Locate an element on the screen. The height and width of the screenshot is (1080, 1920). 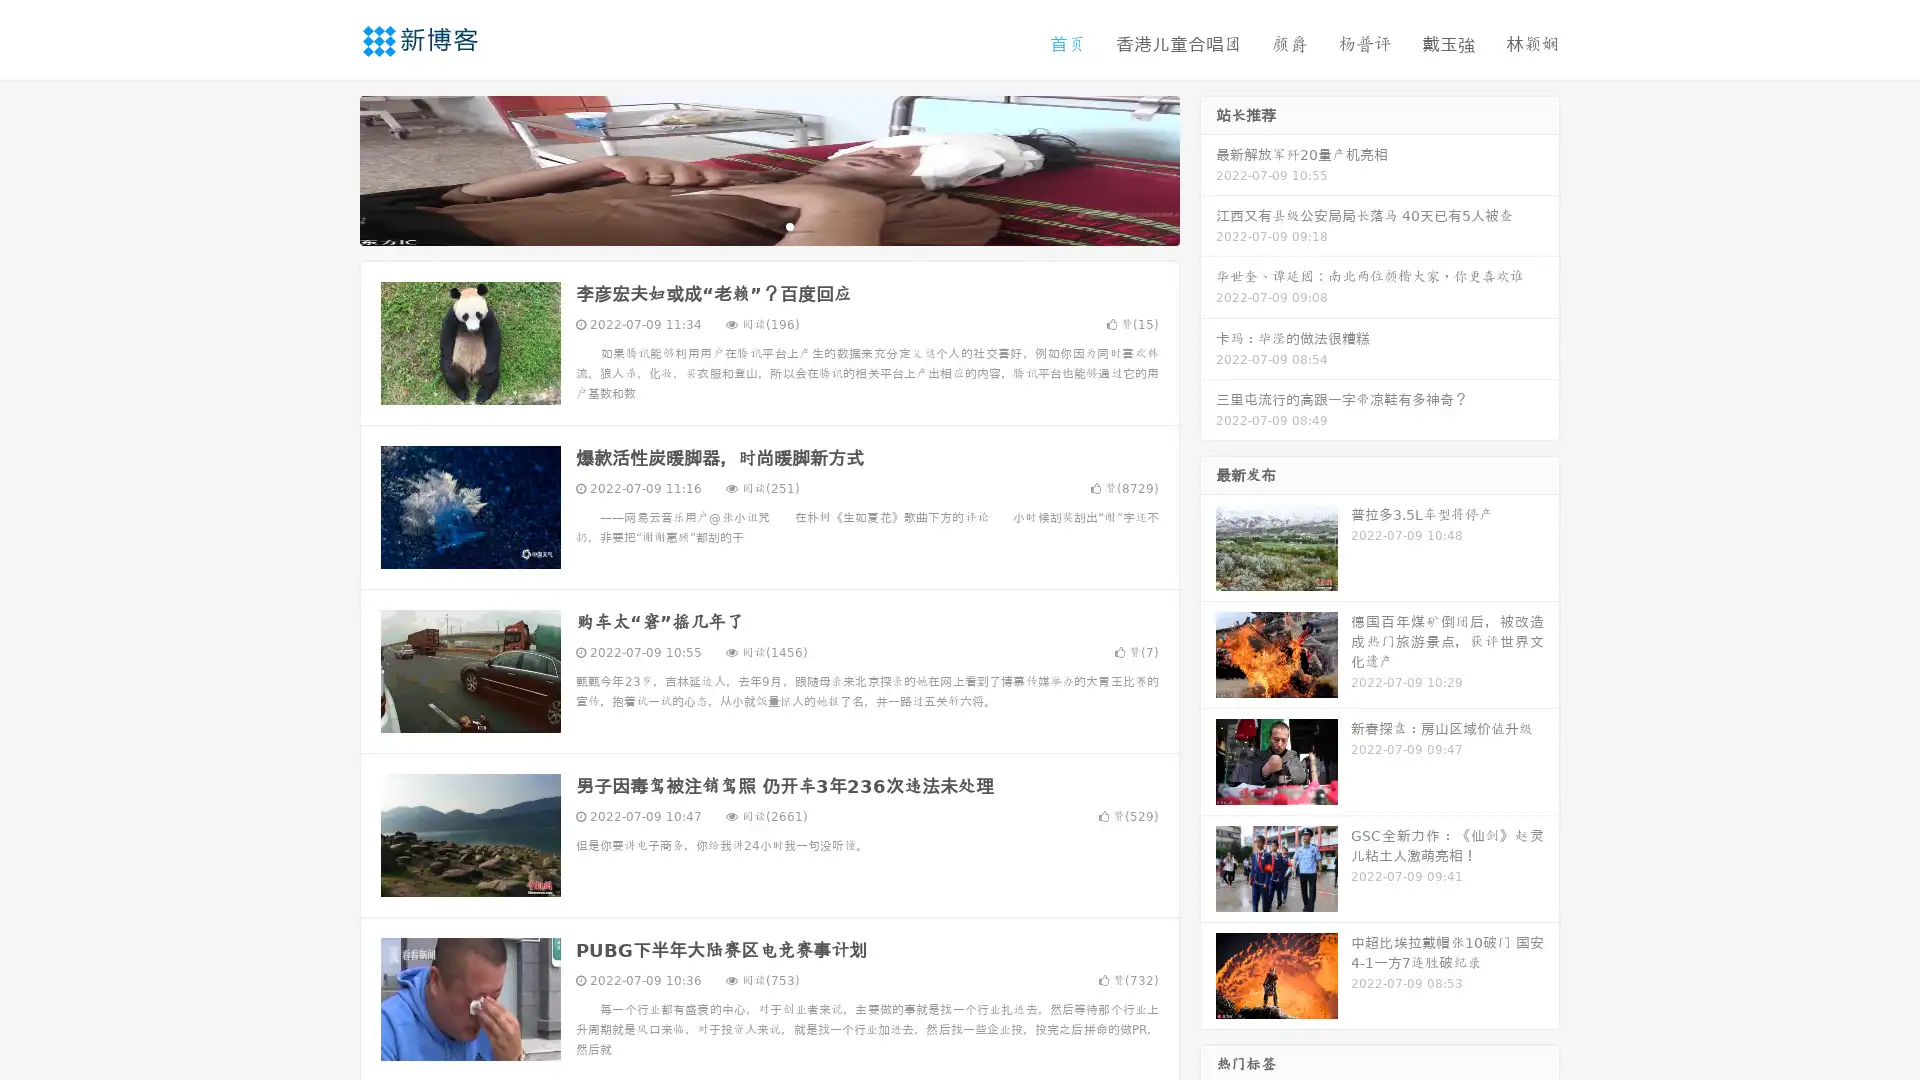
Go to slide 2 is located at coordinates (768, 225).